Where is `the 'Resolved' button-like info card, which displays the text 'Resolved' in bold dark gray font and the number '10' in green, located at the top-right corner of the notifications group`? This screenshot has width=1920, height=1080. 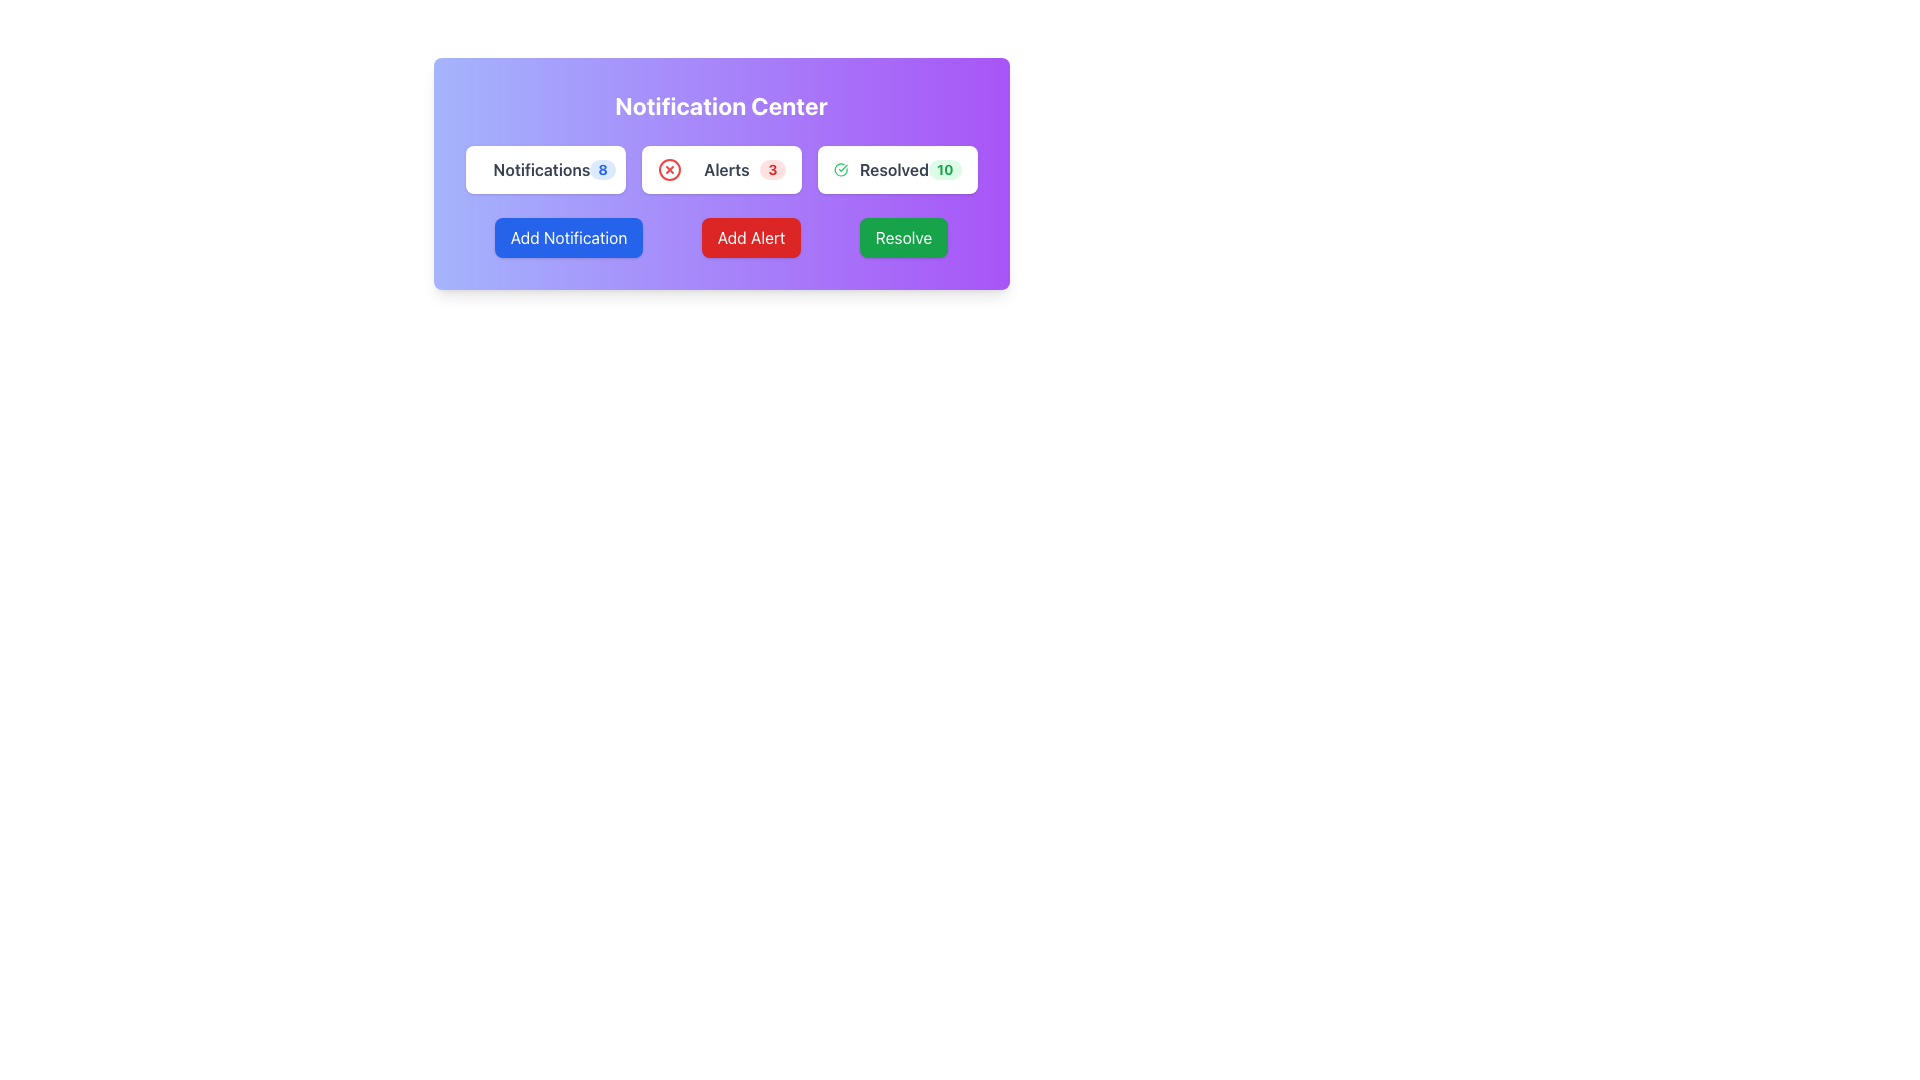
the 'Resolved' button-like info card, which displays the text 'Resolved' in bold dark gray font and the number '10' in green, located at the top-right corner of the notifications group is located at coordinates (896, 168).